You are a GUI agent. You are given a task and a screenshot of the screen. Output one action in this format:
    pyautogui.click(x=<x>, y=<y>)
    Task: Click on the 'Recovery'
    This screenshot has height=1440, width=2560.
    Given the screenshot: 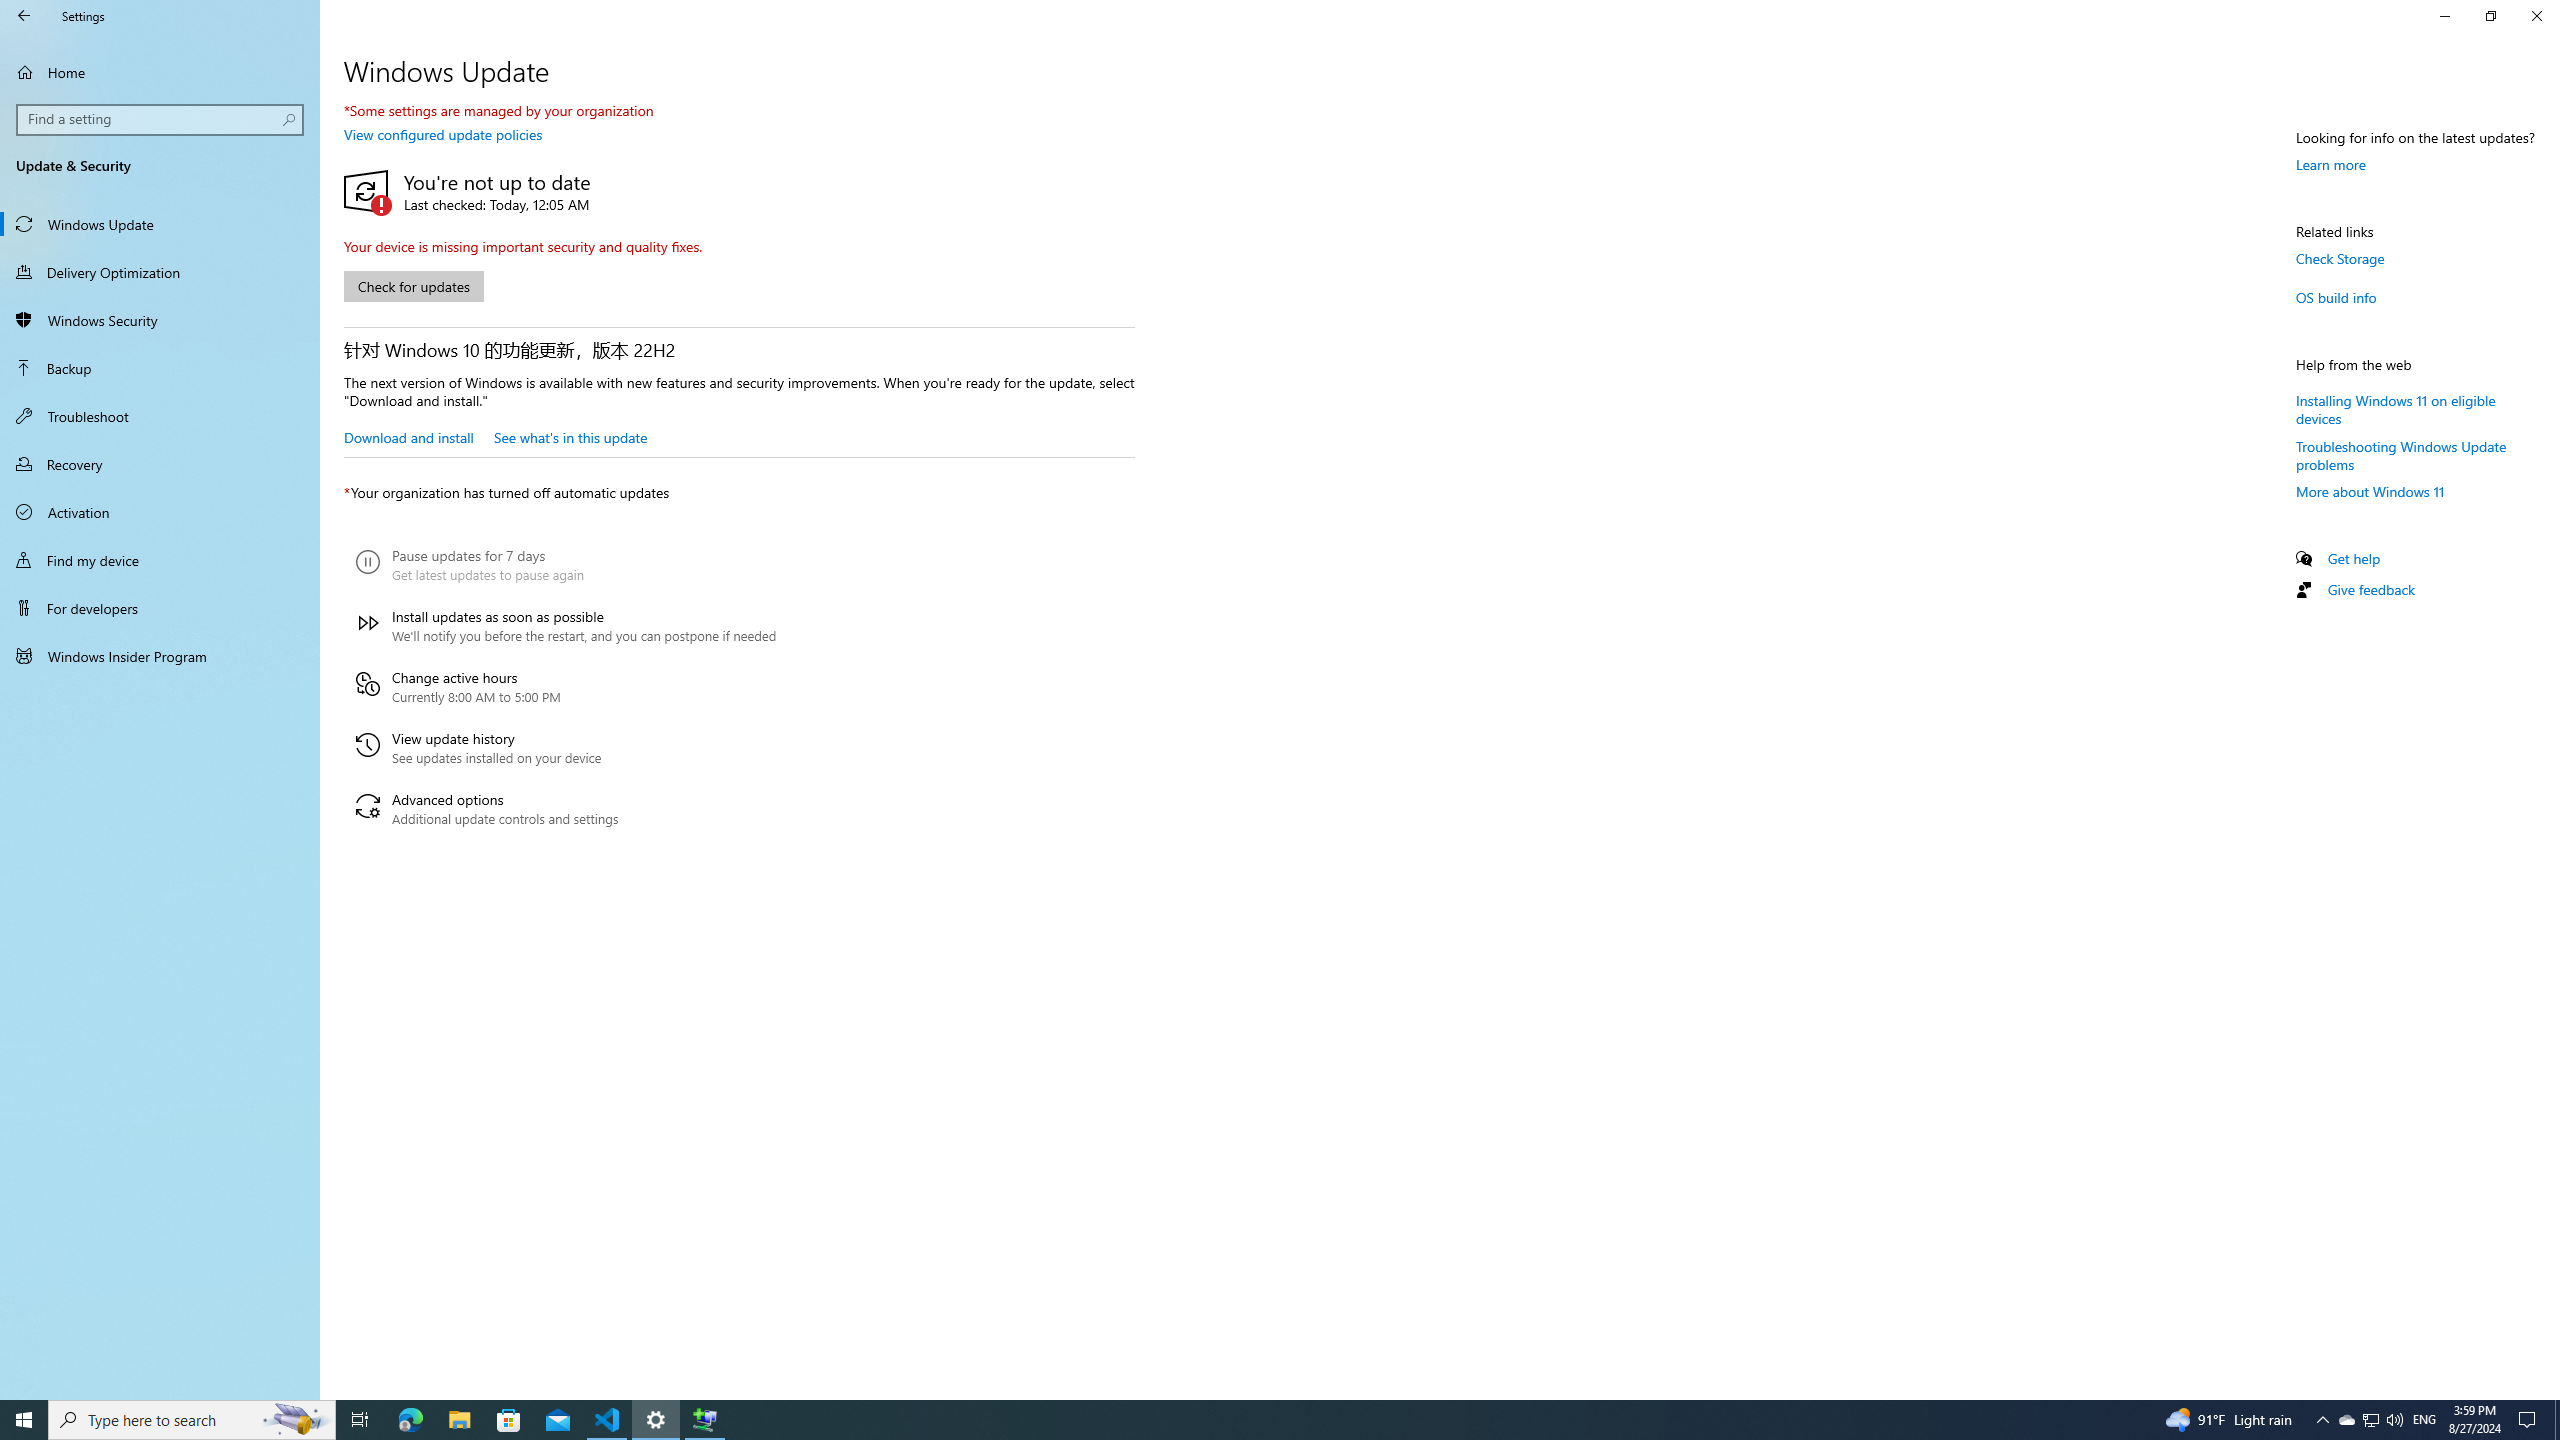 What is the action you would take?
    pyautogui.click(x=159, y=463)
    